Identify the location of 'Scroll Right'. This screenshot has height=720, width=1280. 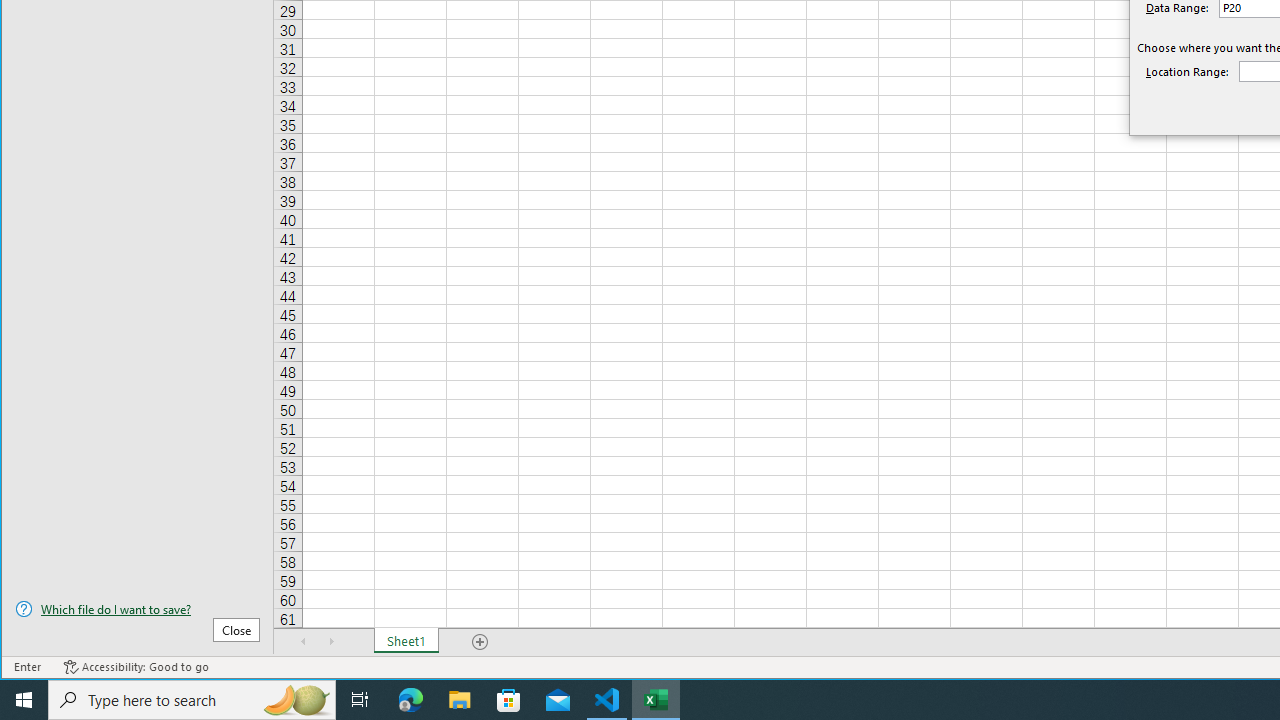
(331, 641).